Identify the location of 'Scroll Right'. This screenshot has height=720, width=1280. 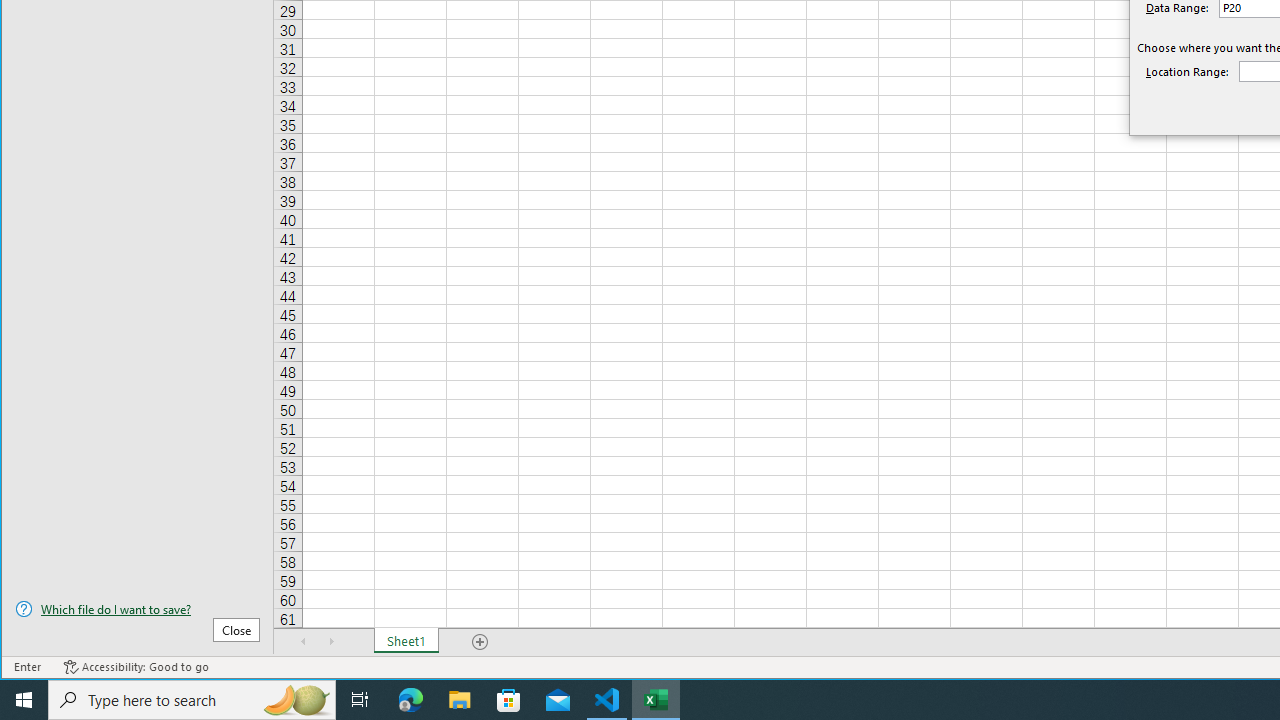
(331, 641).